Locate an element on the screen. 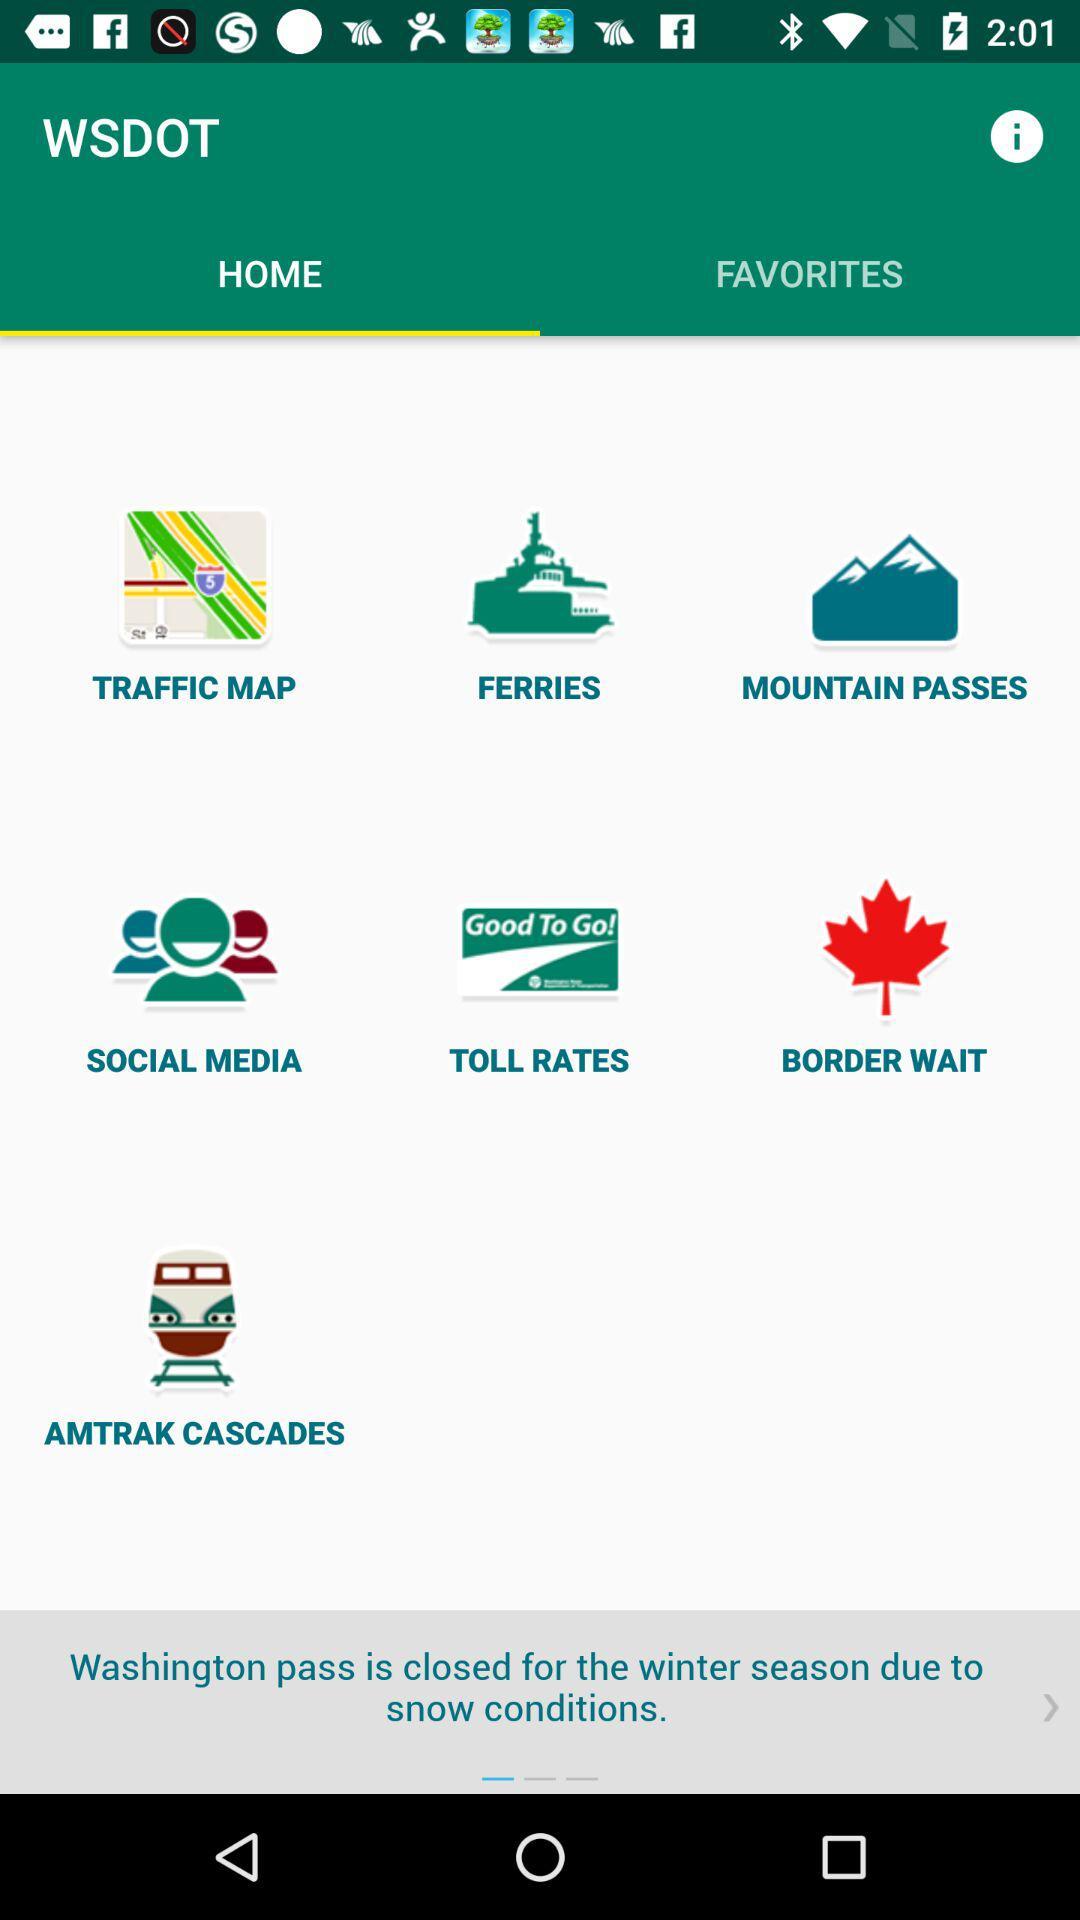 The height and width of the screenshot is (1920, 1080). the icon above the washington pass is icon is located at coordinates (538, 973).